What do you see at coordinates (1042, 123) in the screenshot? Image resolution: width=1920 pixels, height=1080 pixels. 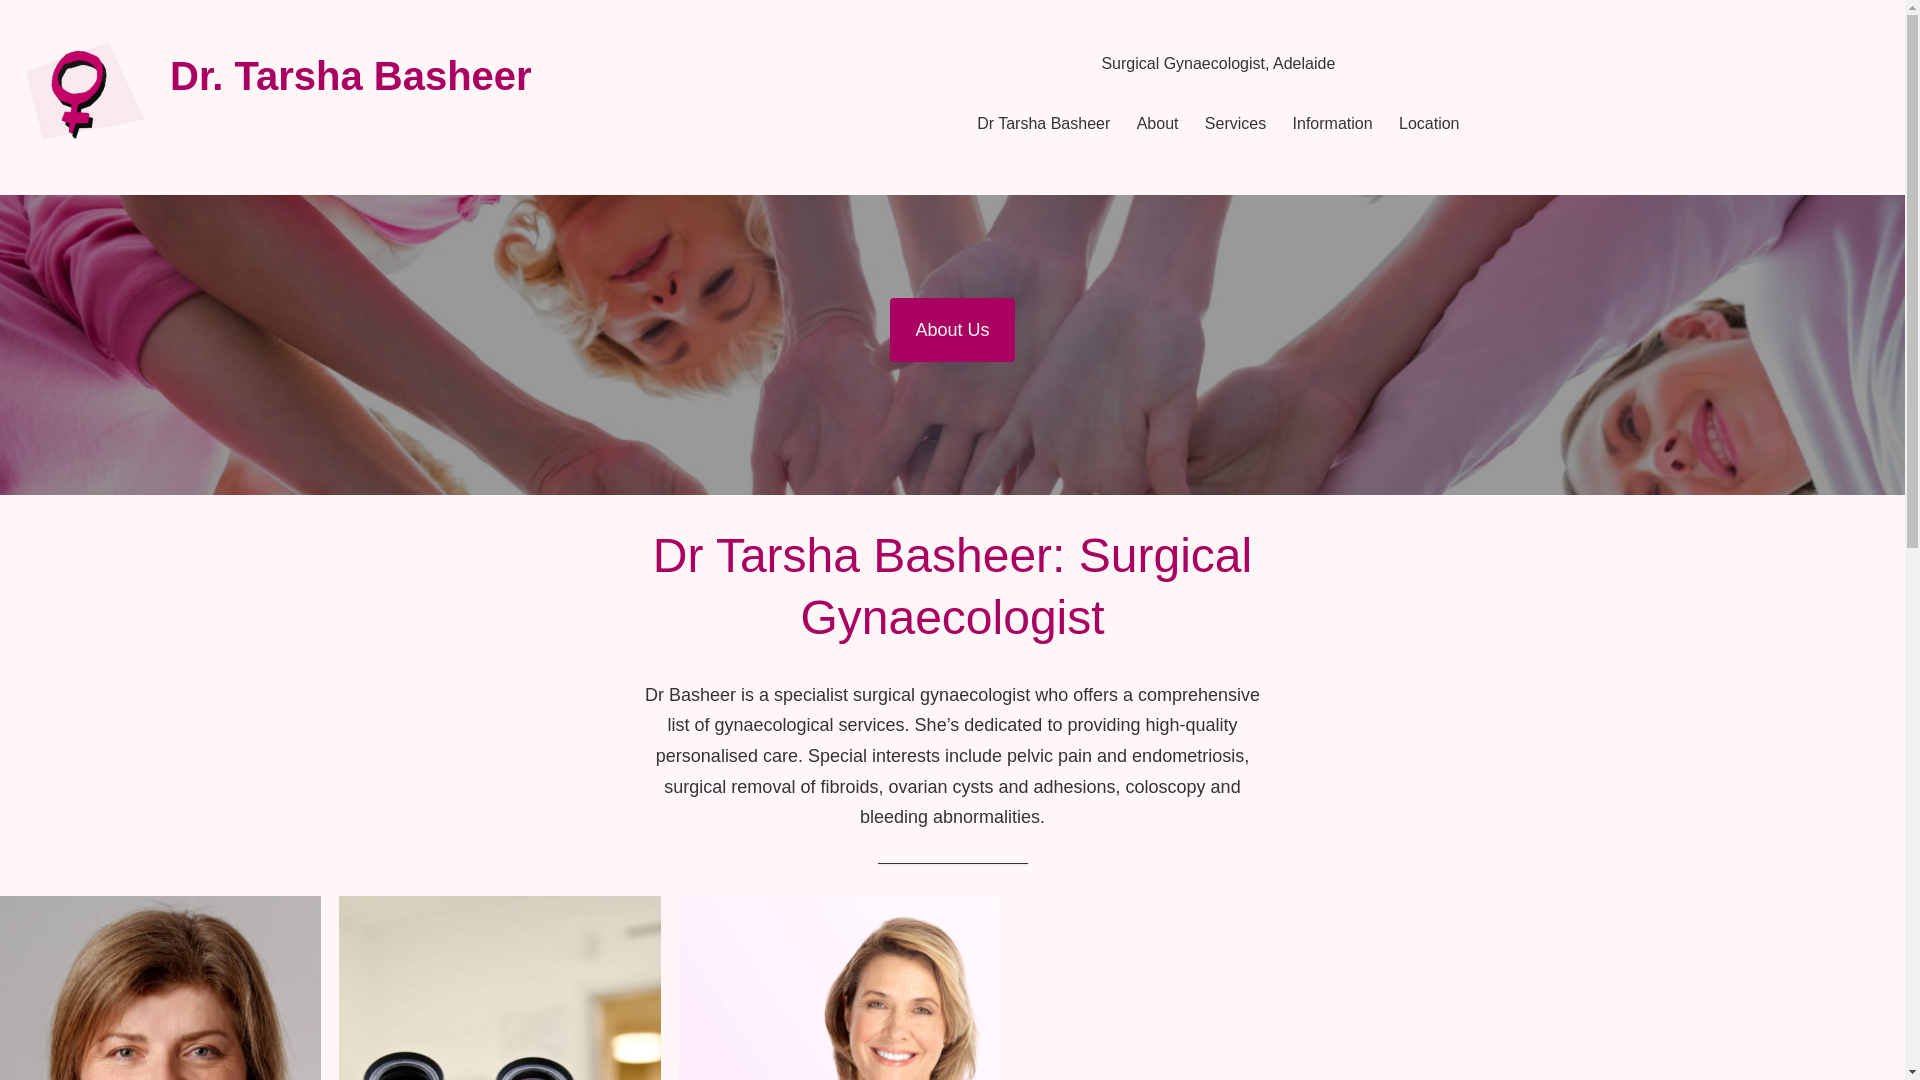 I see `'Dr Tarsha Basheer'` at bounding box center [1042, 123].